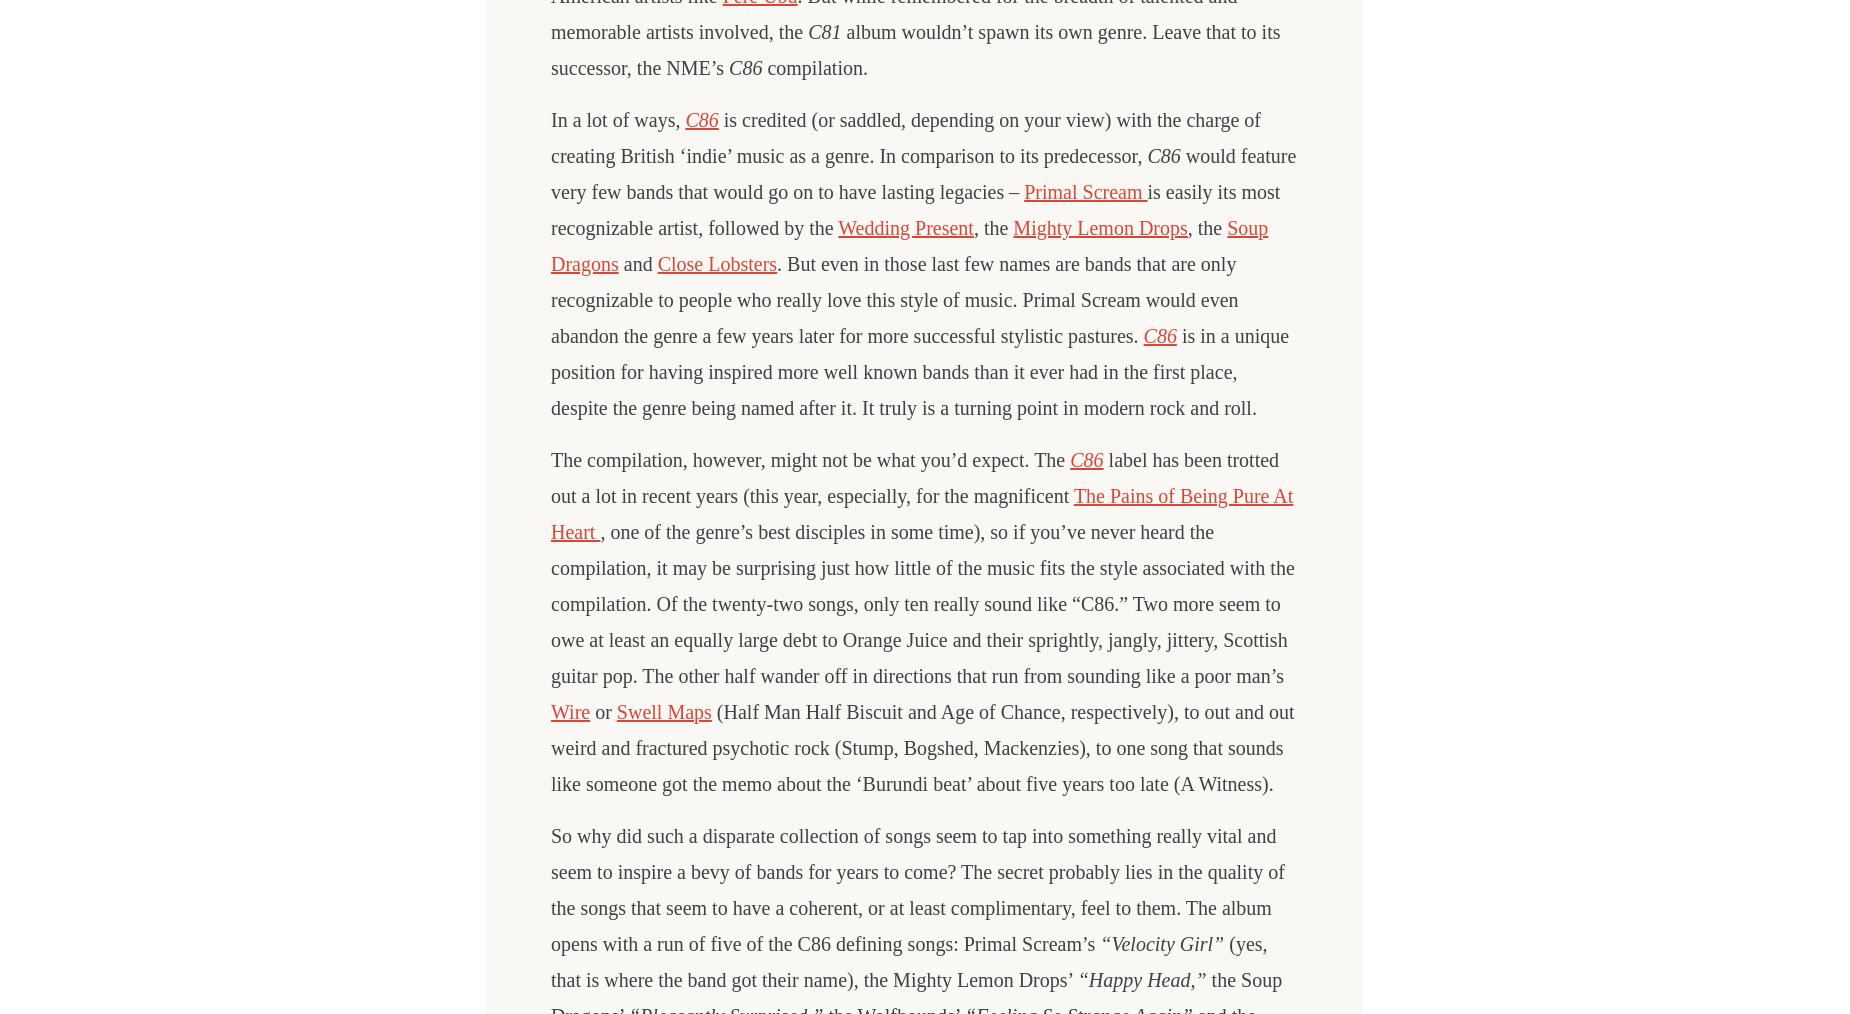 The height and width of the screenshot is (1014, 1850). I want to click on '(yes, that is where the band got their name), the Mighty Lemon Drops’', so click(909, 961).